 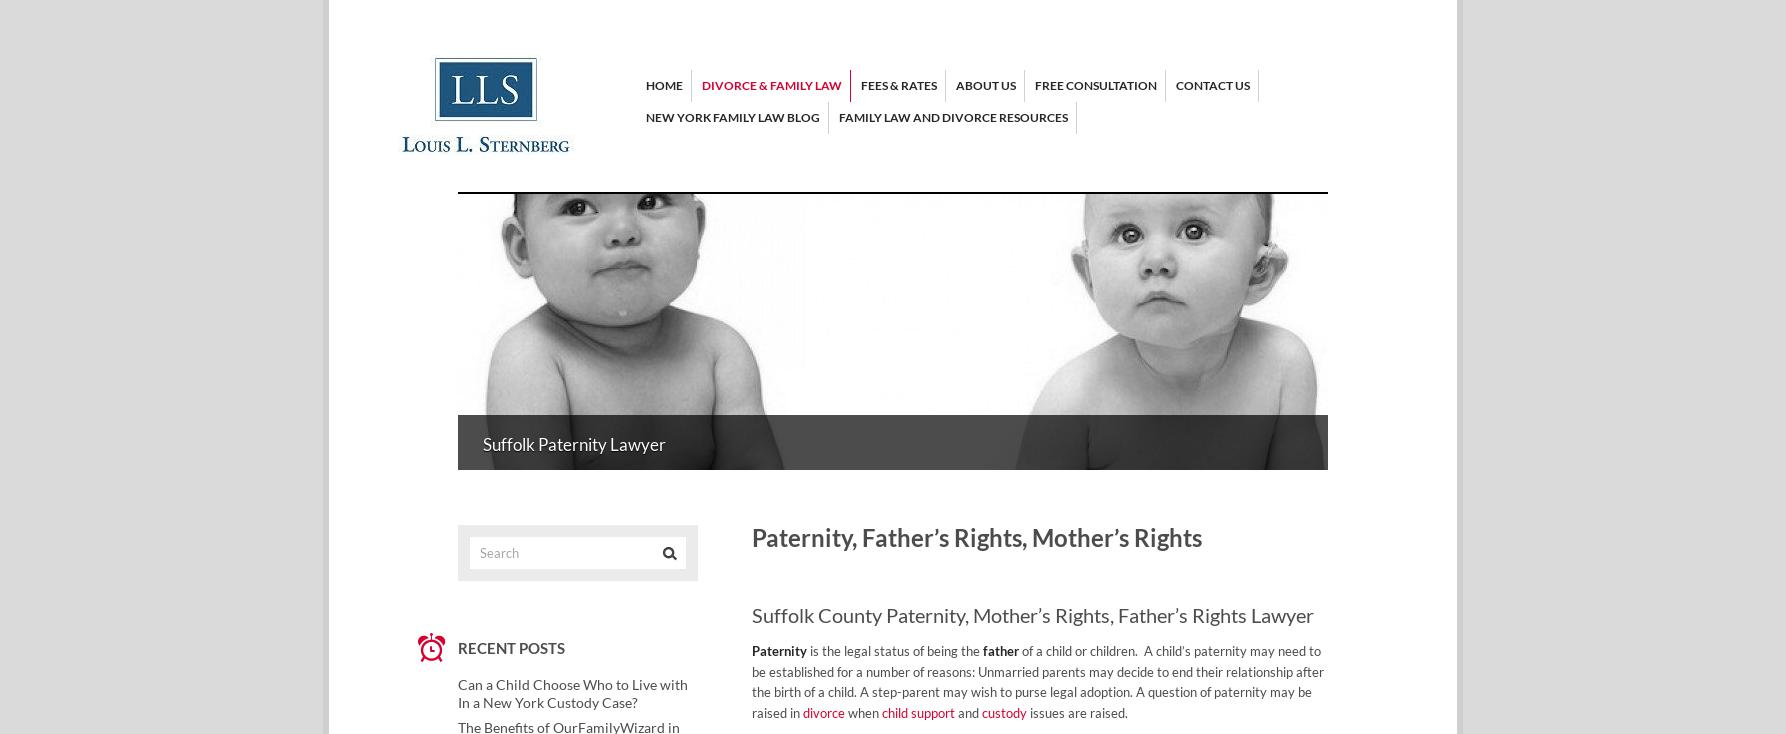 I want to click on 'About Us', so click(x=956, y=85).